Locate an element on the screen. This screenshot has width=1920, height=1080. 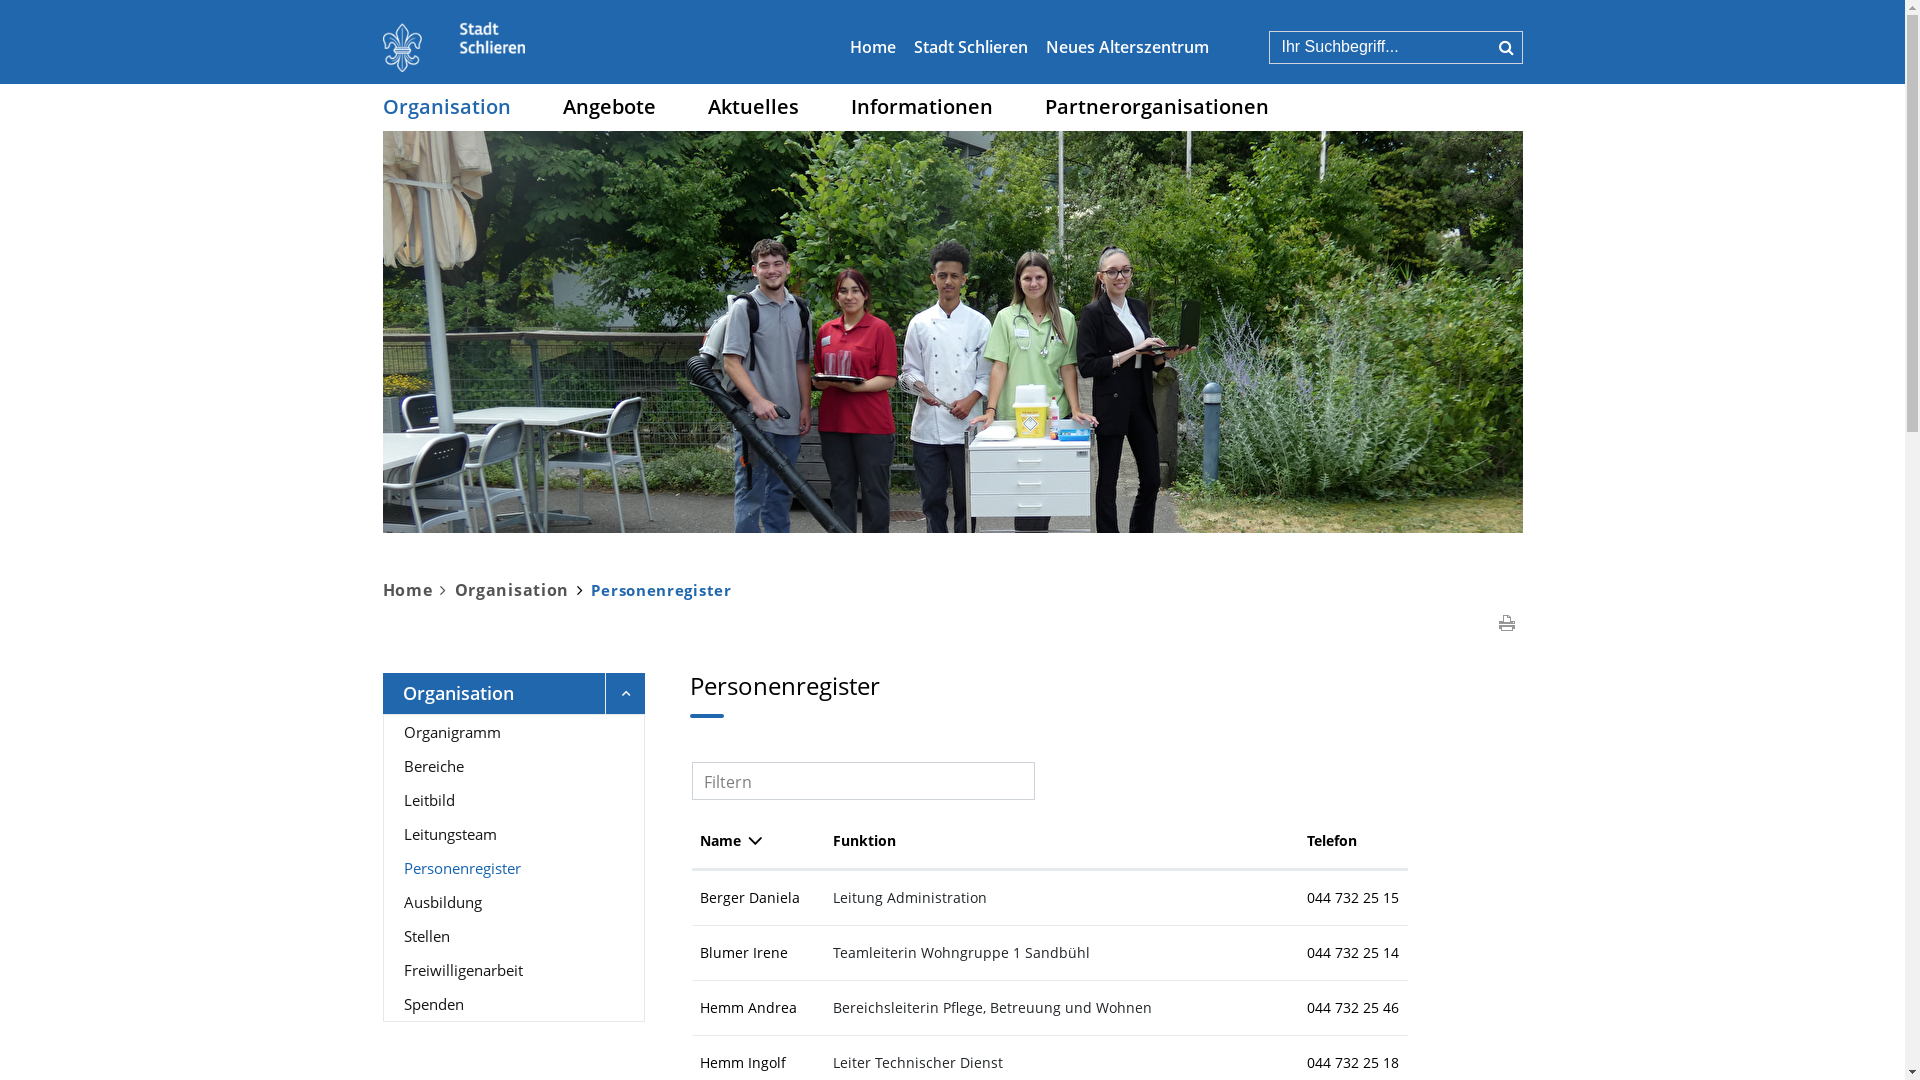
'Neues Alterszentrum' is located at coordinates (1127, 45).